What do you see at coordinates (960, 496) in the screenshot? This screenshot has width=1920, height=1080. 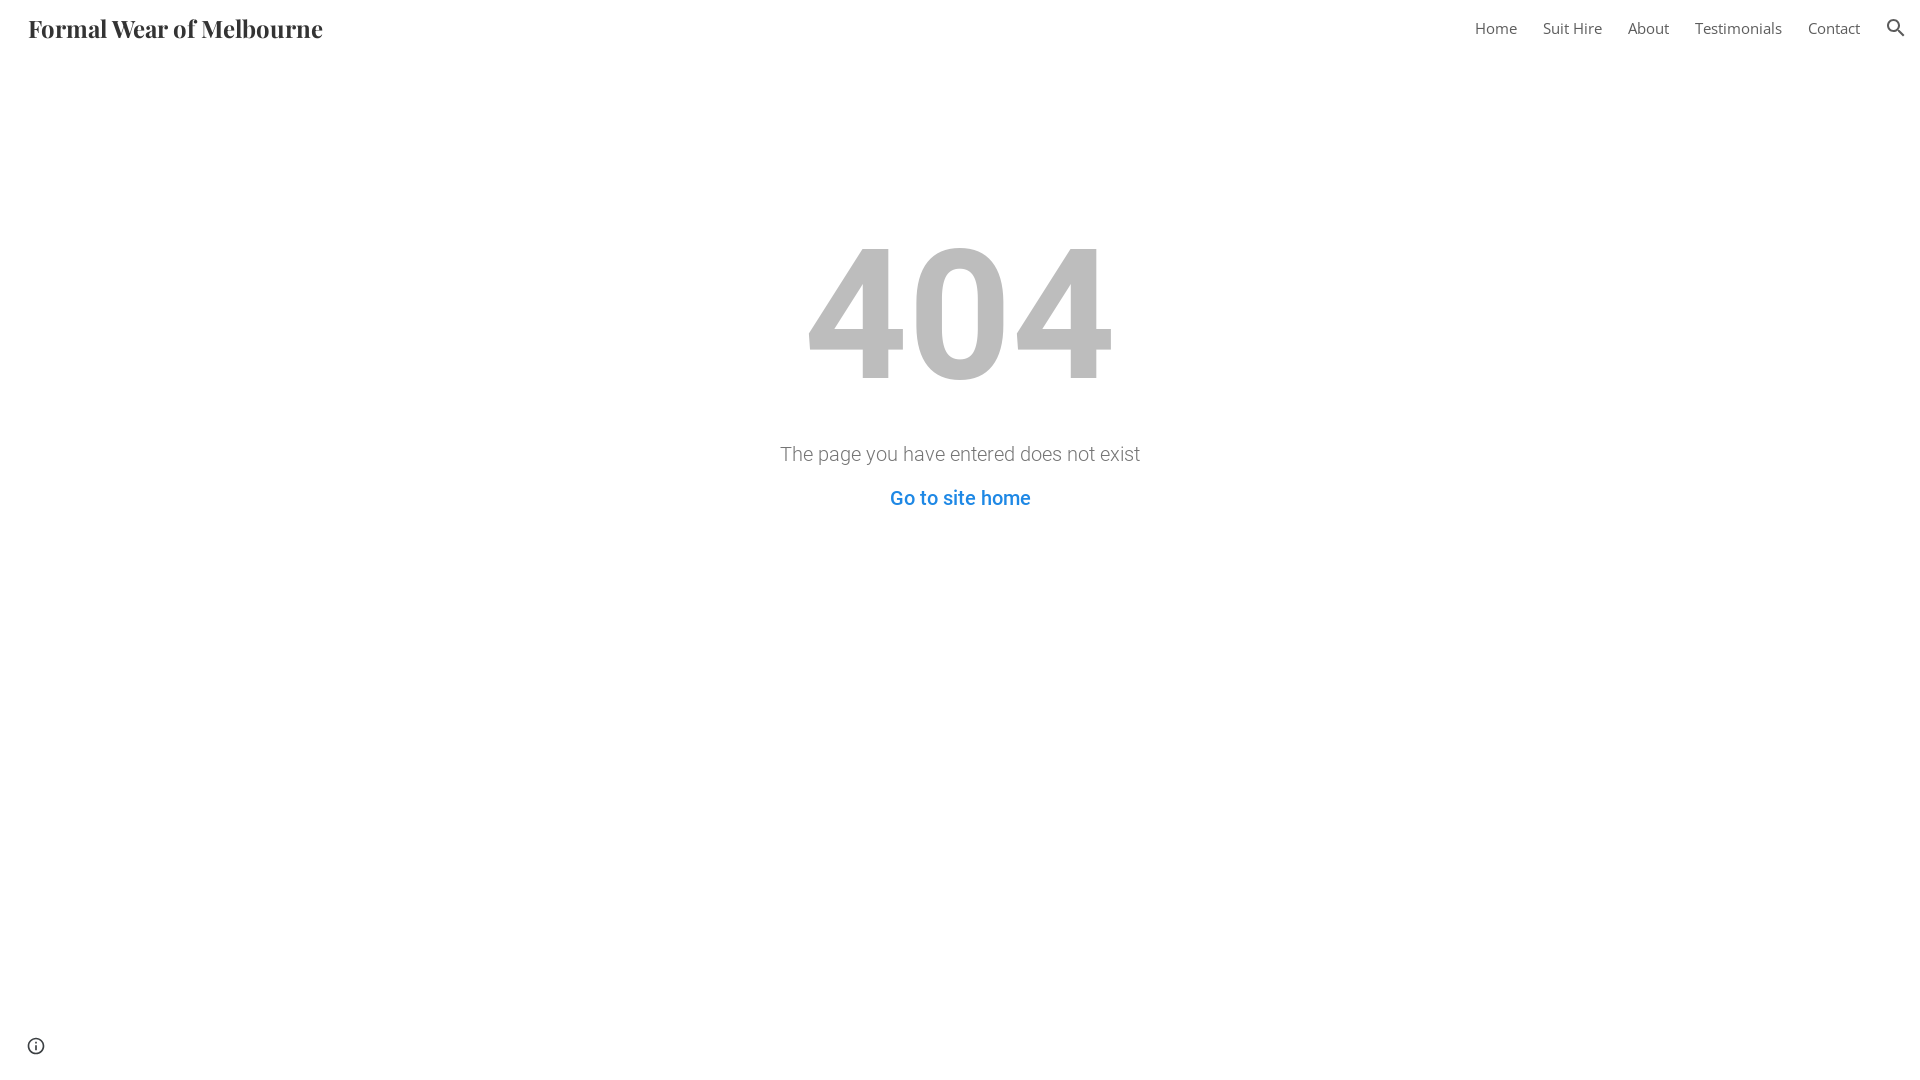 I see `'Go to site home'` at bounding box center [960, 496].